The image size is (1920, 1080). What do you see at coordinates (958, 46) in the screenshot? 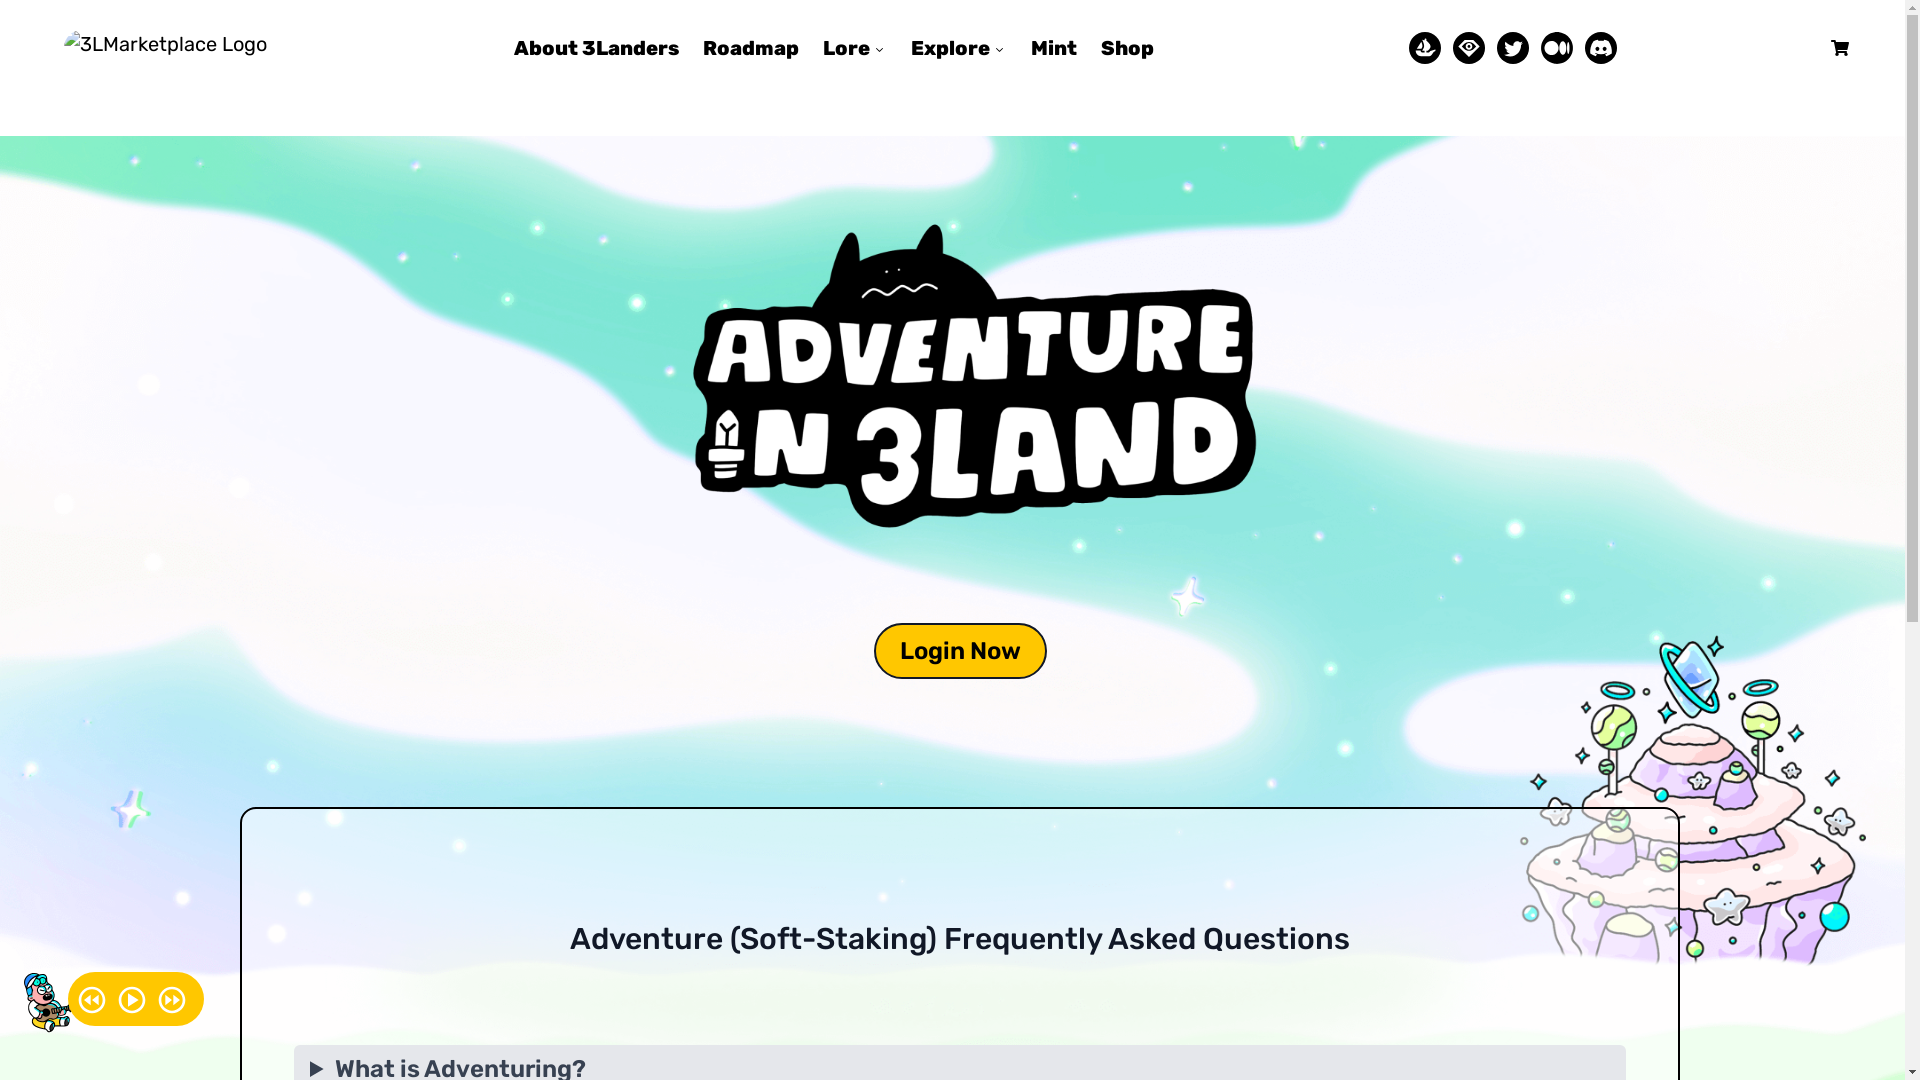
I see `'Explore'` at bounding box center [958, 46].